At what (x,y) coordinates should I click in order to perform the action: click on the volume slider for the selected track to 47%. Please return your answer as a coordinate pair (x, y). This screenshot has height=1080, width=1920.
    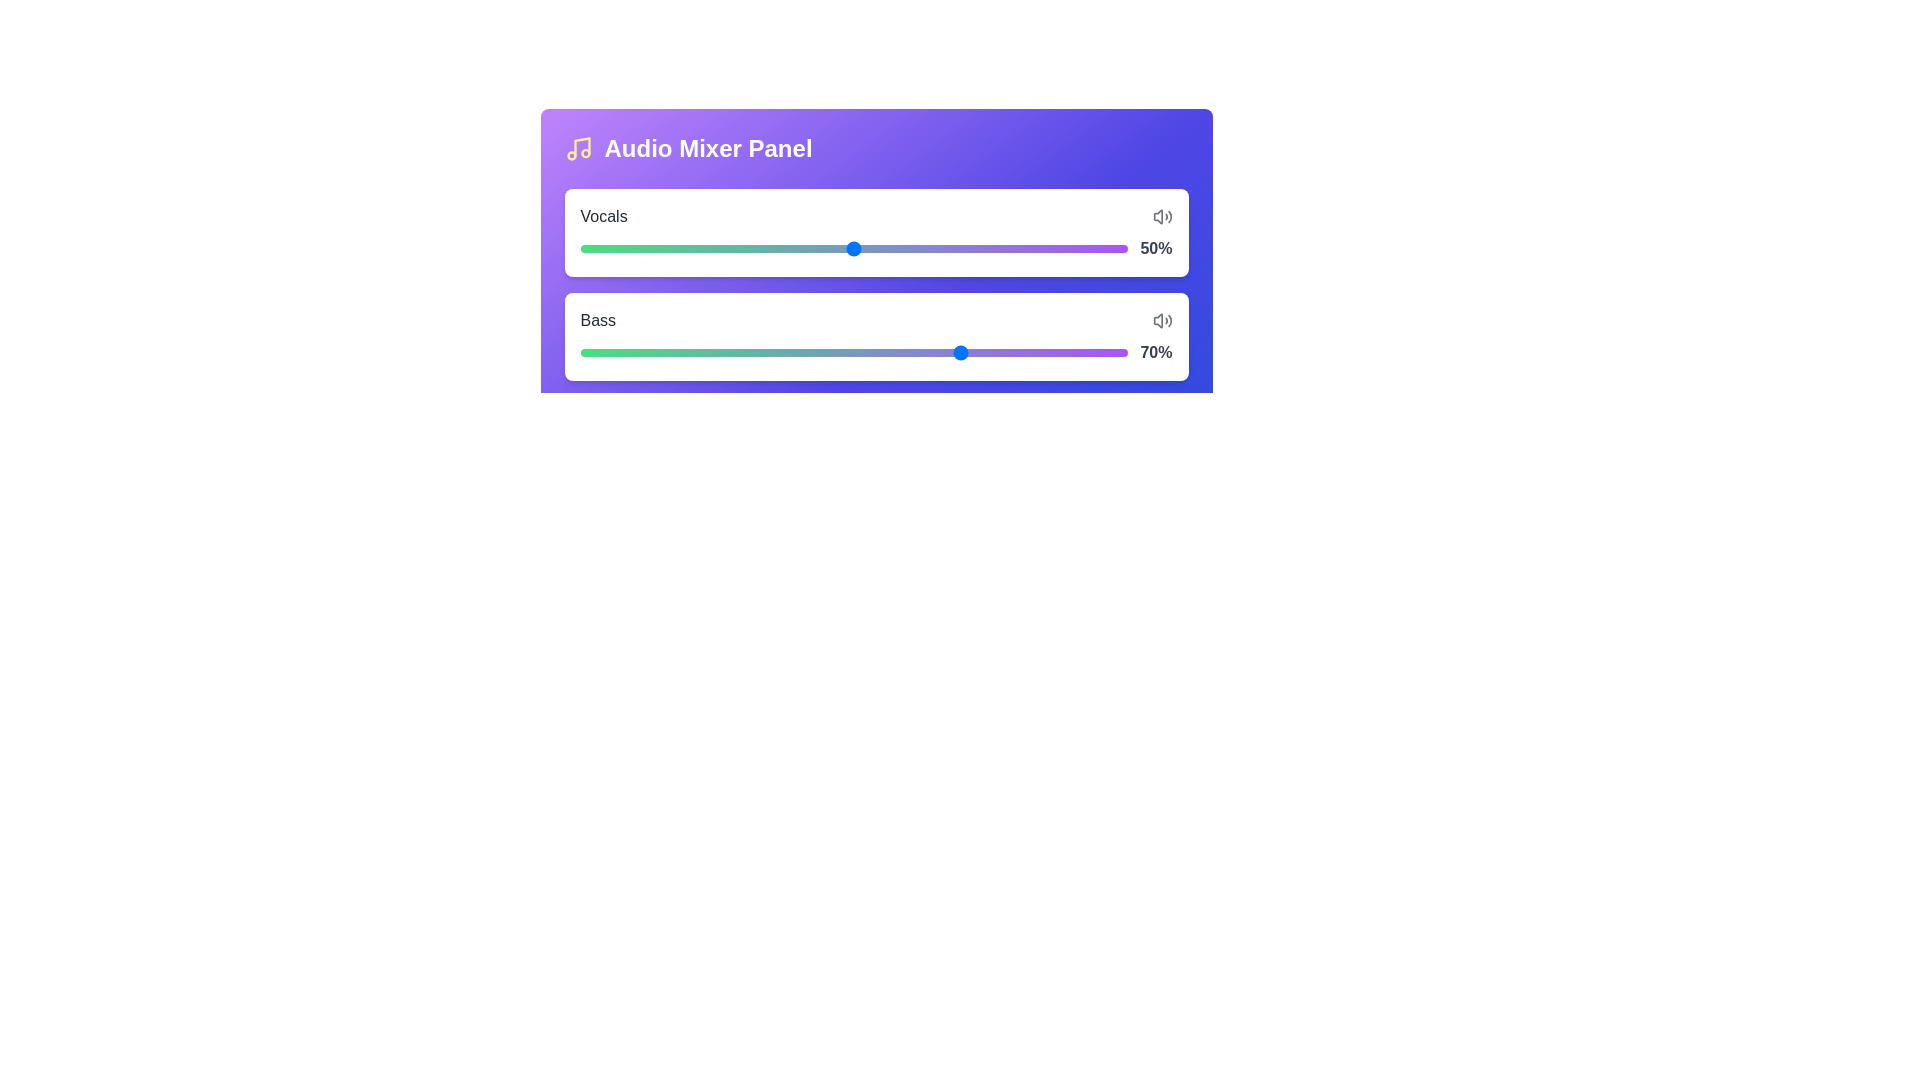
    Looking at the image, I should click on (838, 244).